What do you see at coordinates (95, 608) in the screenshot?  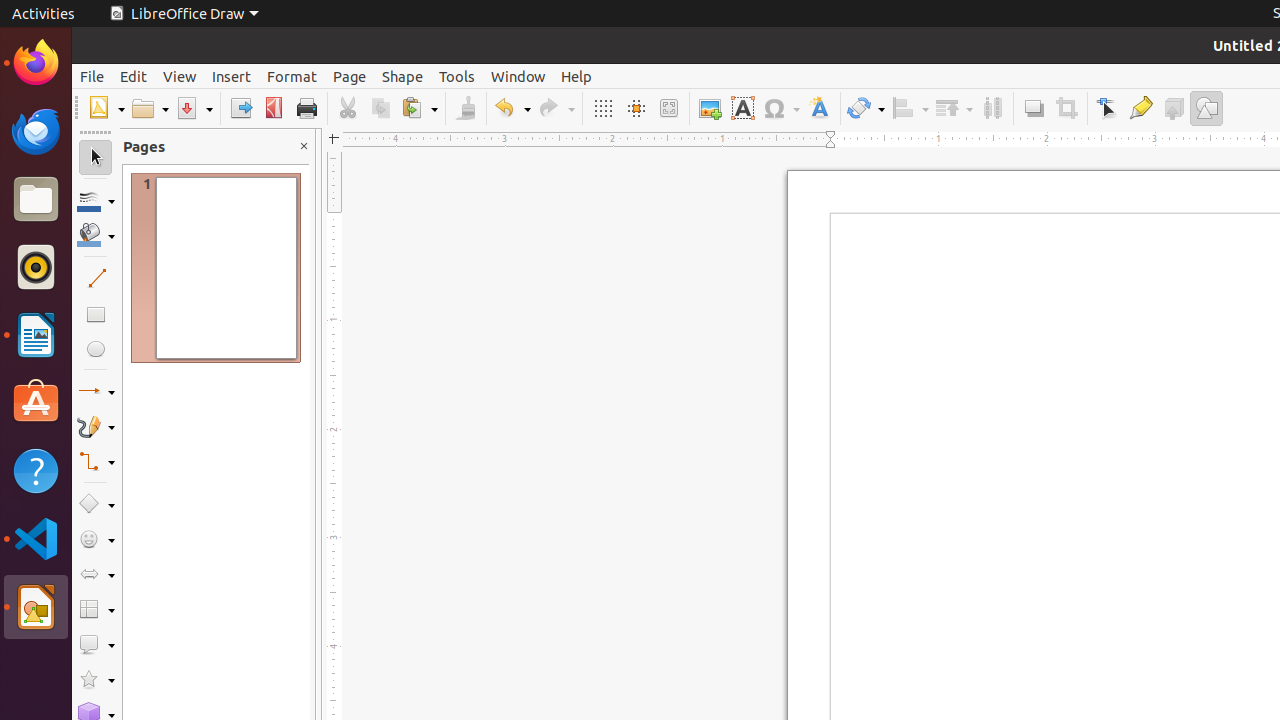 I see `'Flowchart Shapes'` at bounding box center [95, 608].